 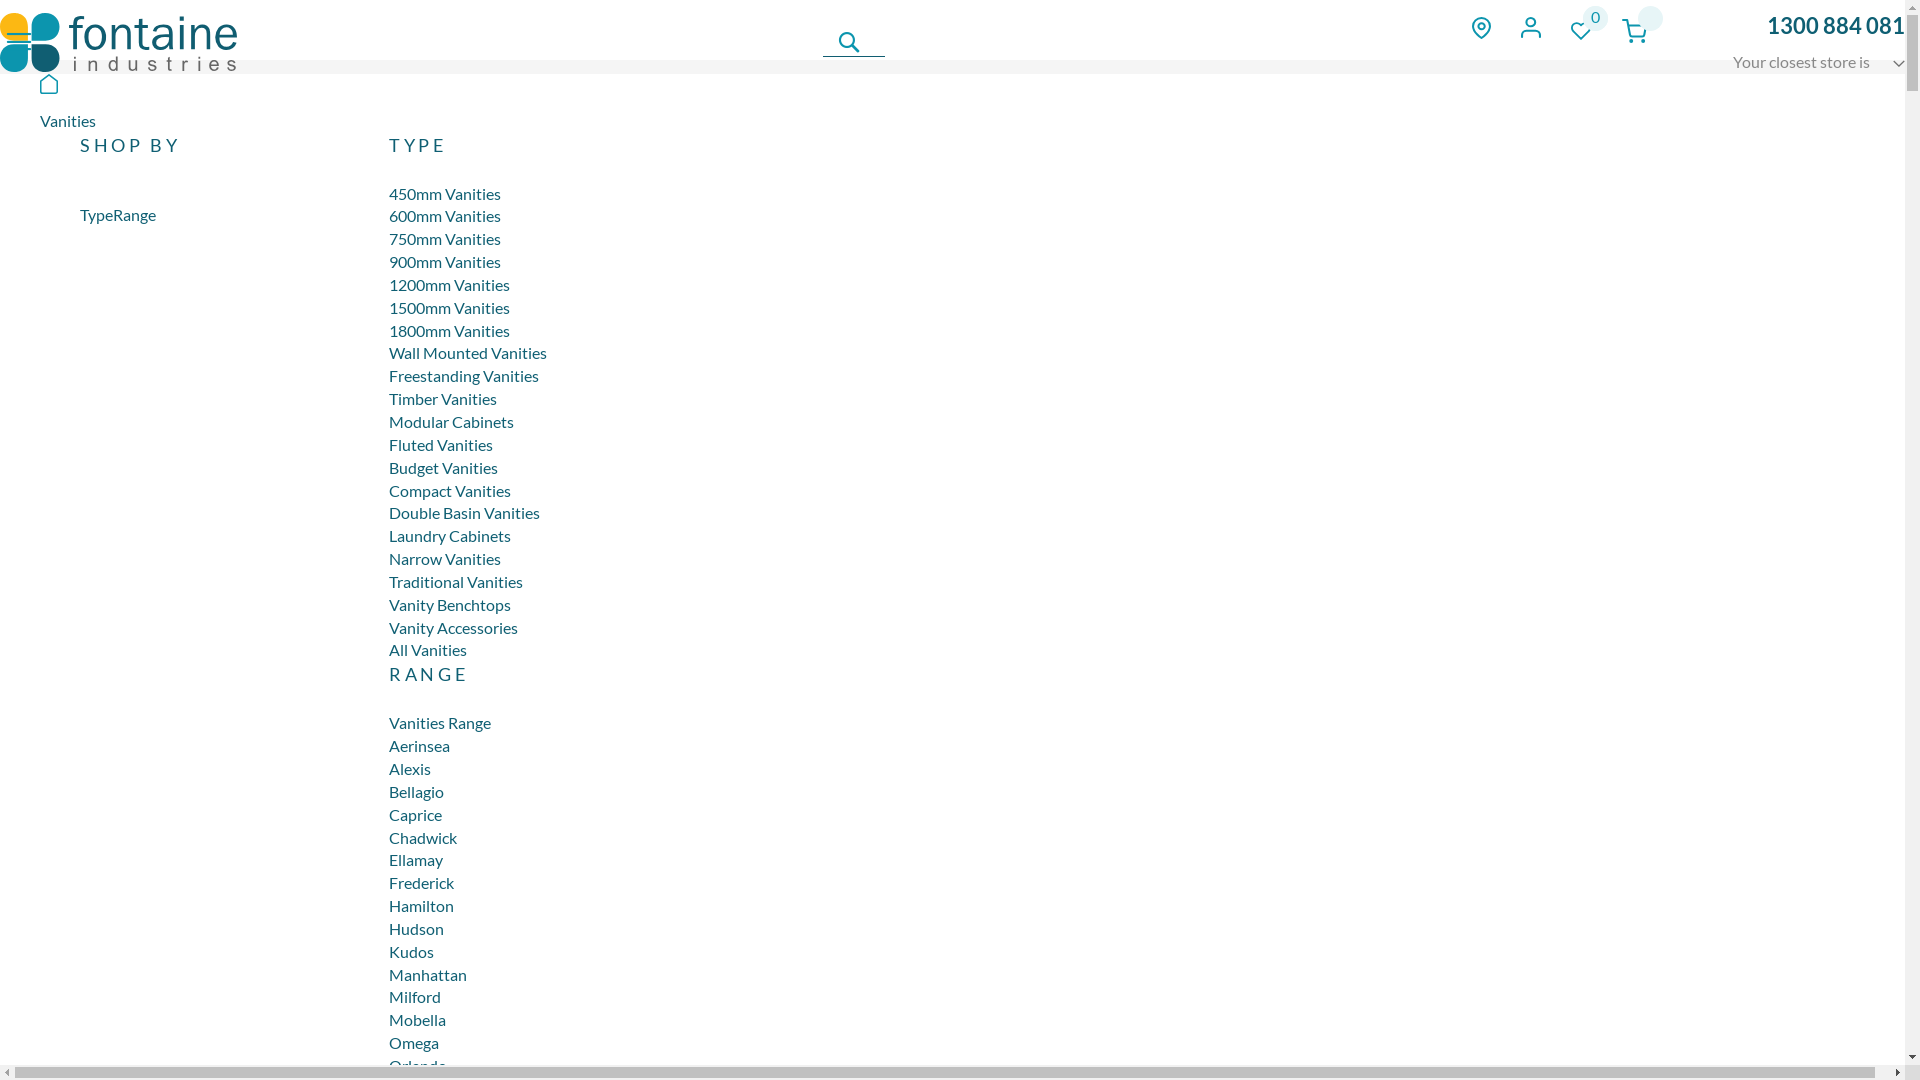 What do you see at coordinates (449, 534) in the screenshot?
I see `'Laundry Cabinets'` at bounding box center [449, 534].